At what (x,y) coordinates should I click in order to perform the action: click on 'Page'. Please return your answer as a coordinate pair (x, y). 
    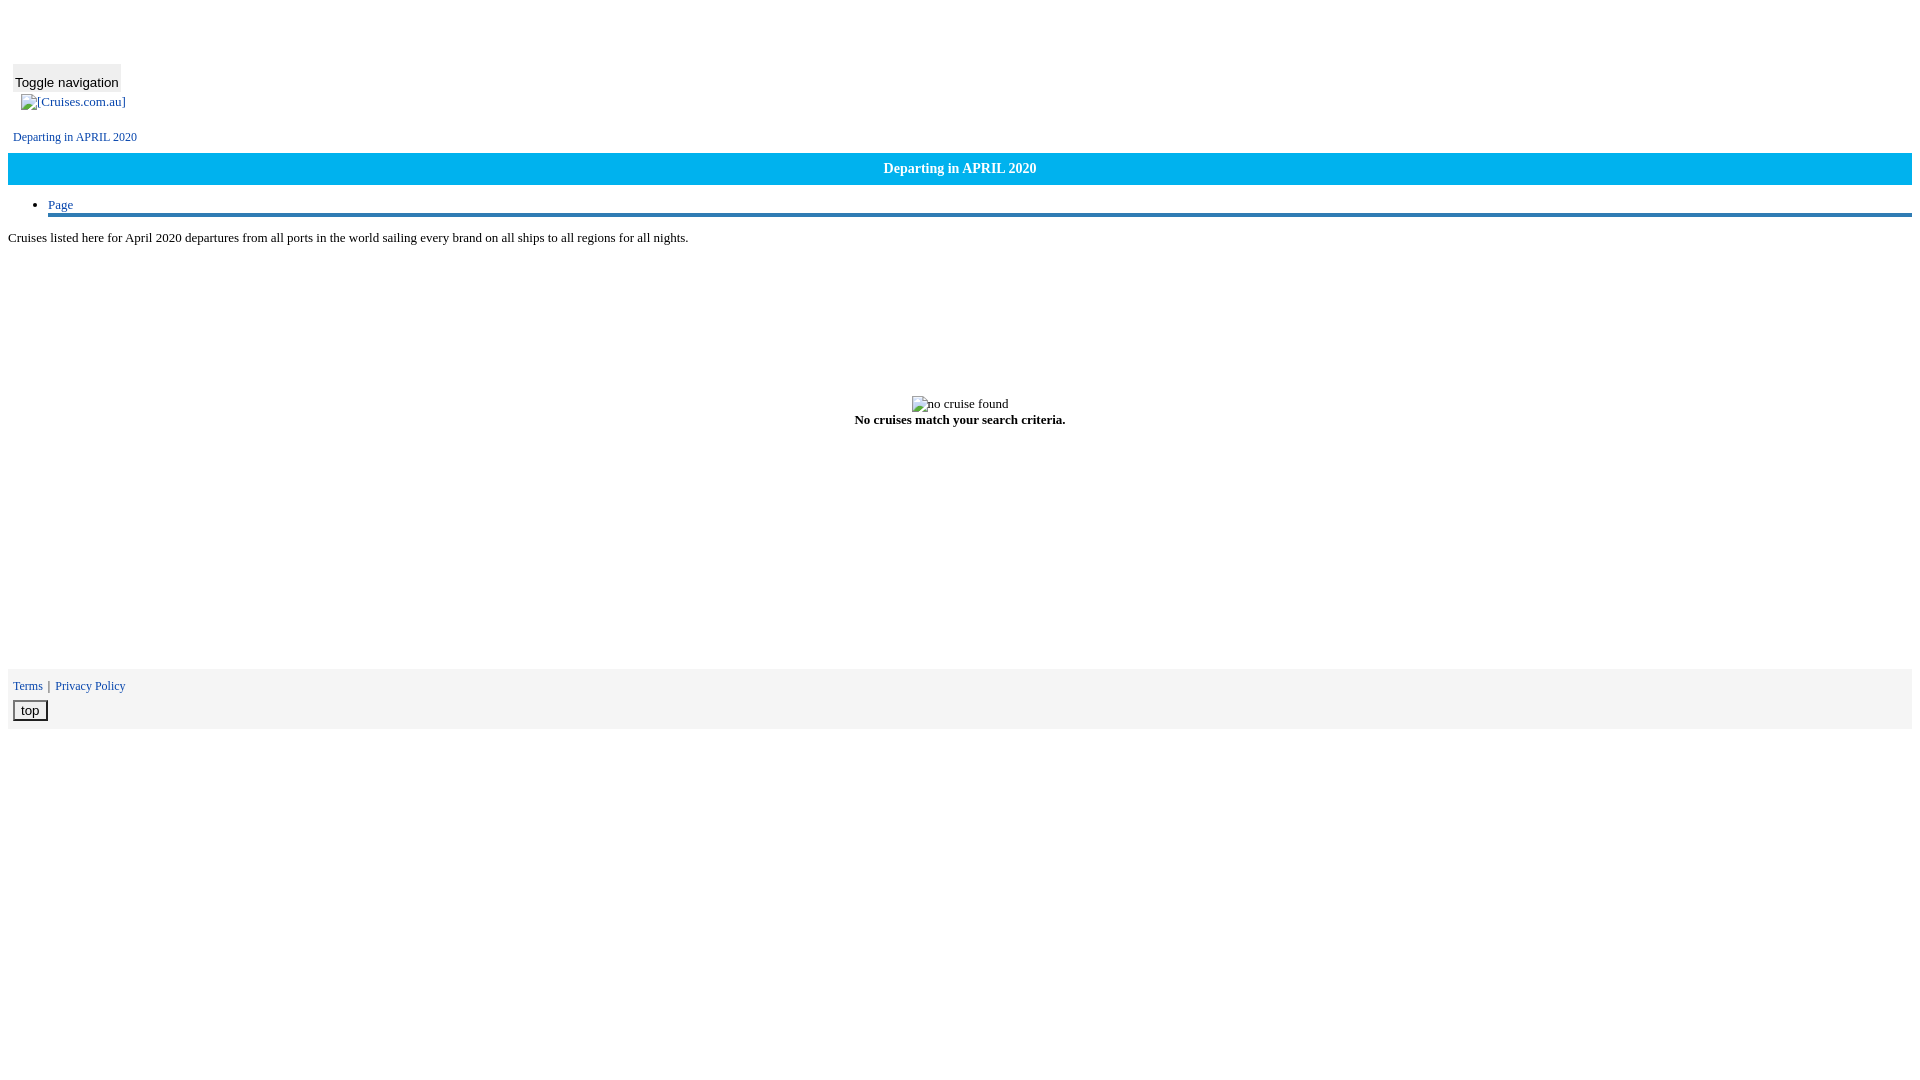
    Looking at the image, I should click on (60, 204).